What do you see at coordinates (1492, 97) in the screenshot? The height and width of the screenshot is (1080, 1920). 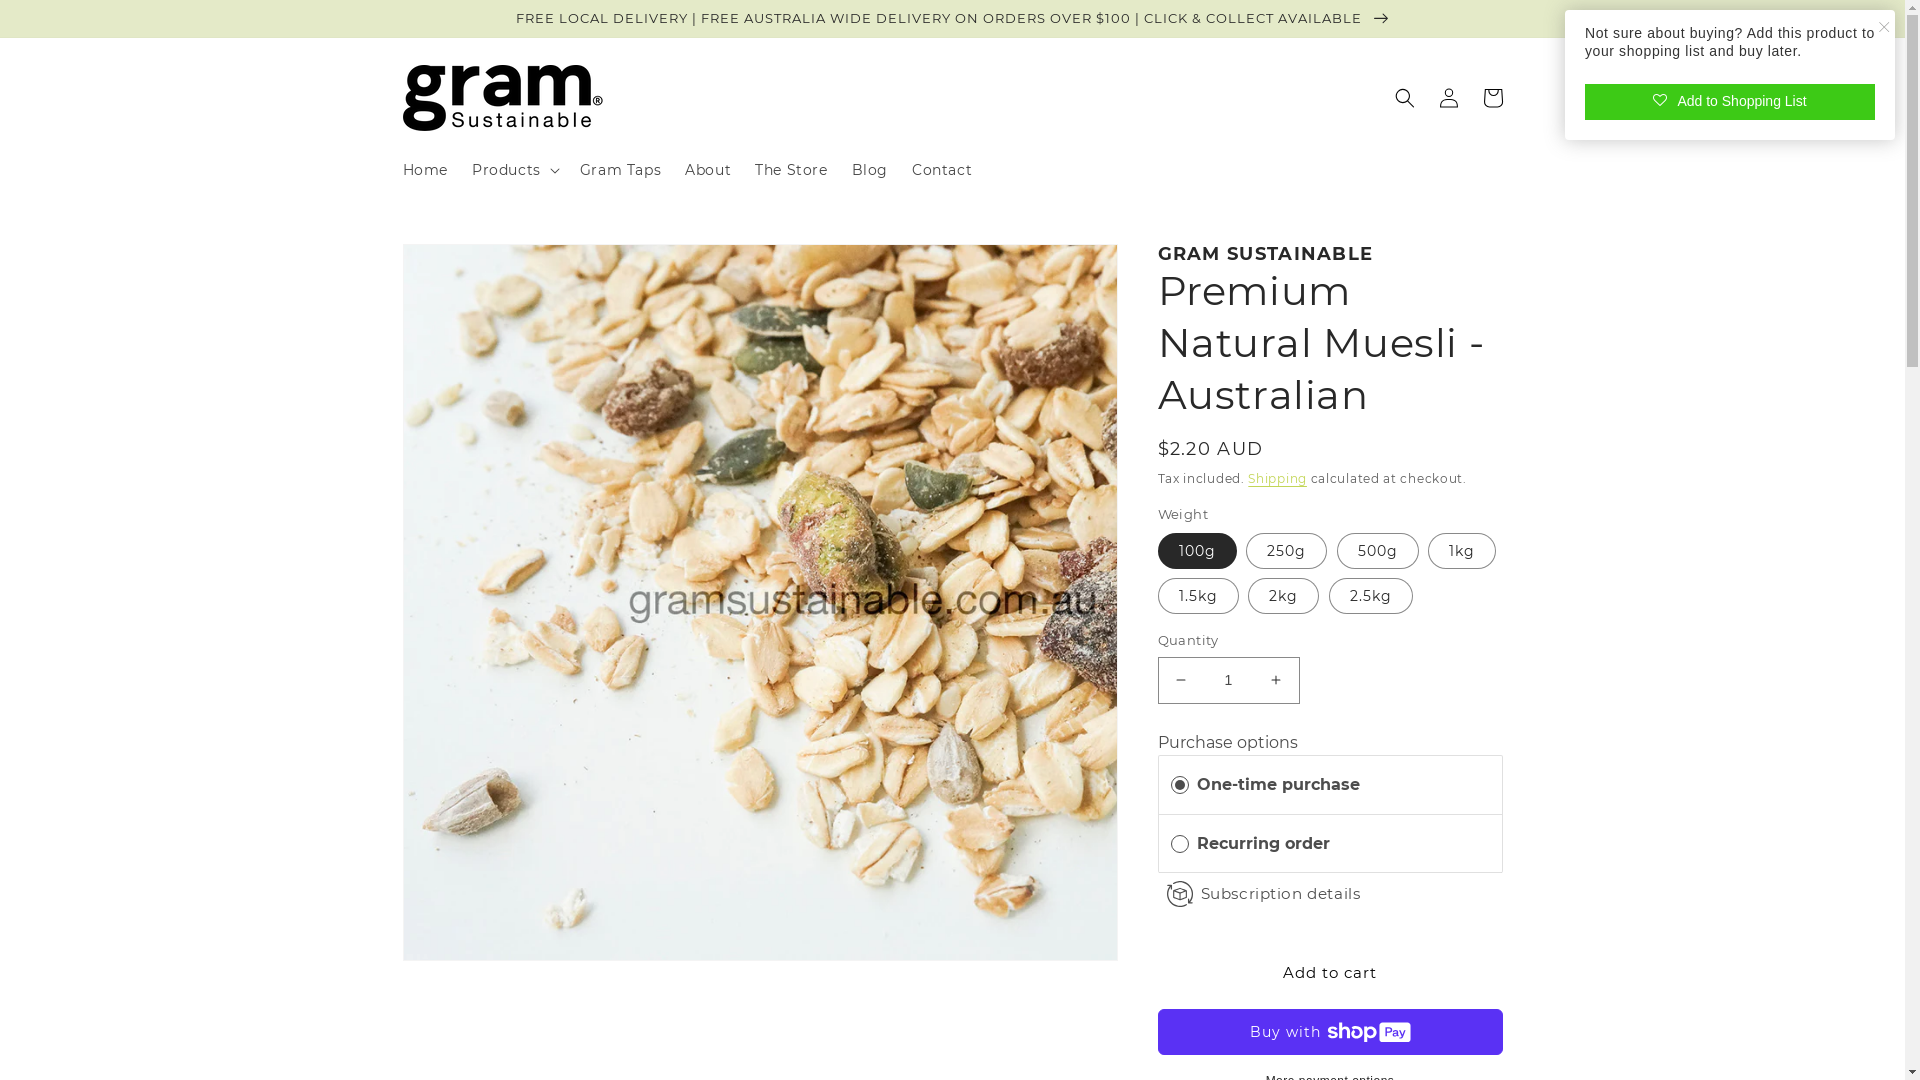 I see `'Cart'` at bounding box center [1492, 97].